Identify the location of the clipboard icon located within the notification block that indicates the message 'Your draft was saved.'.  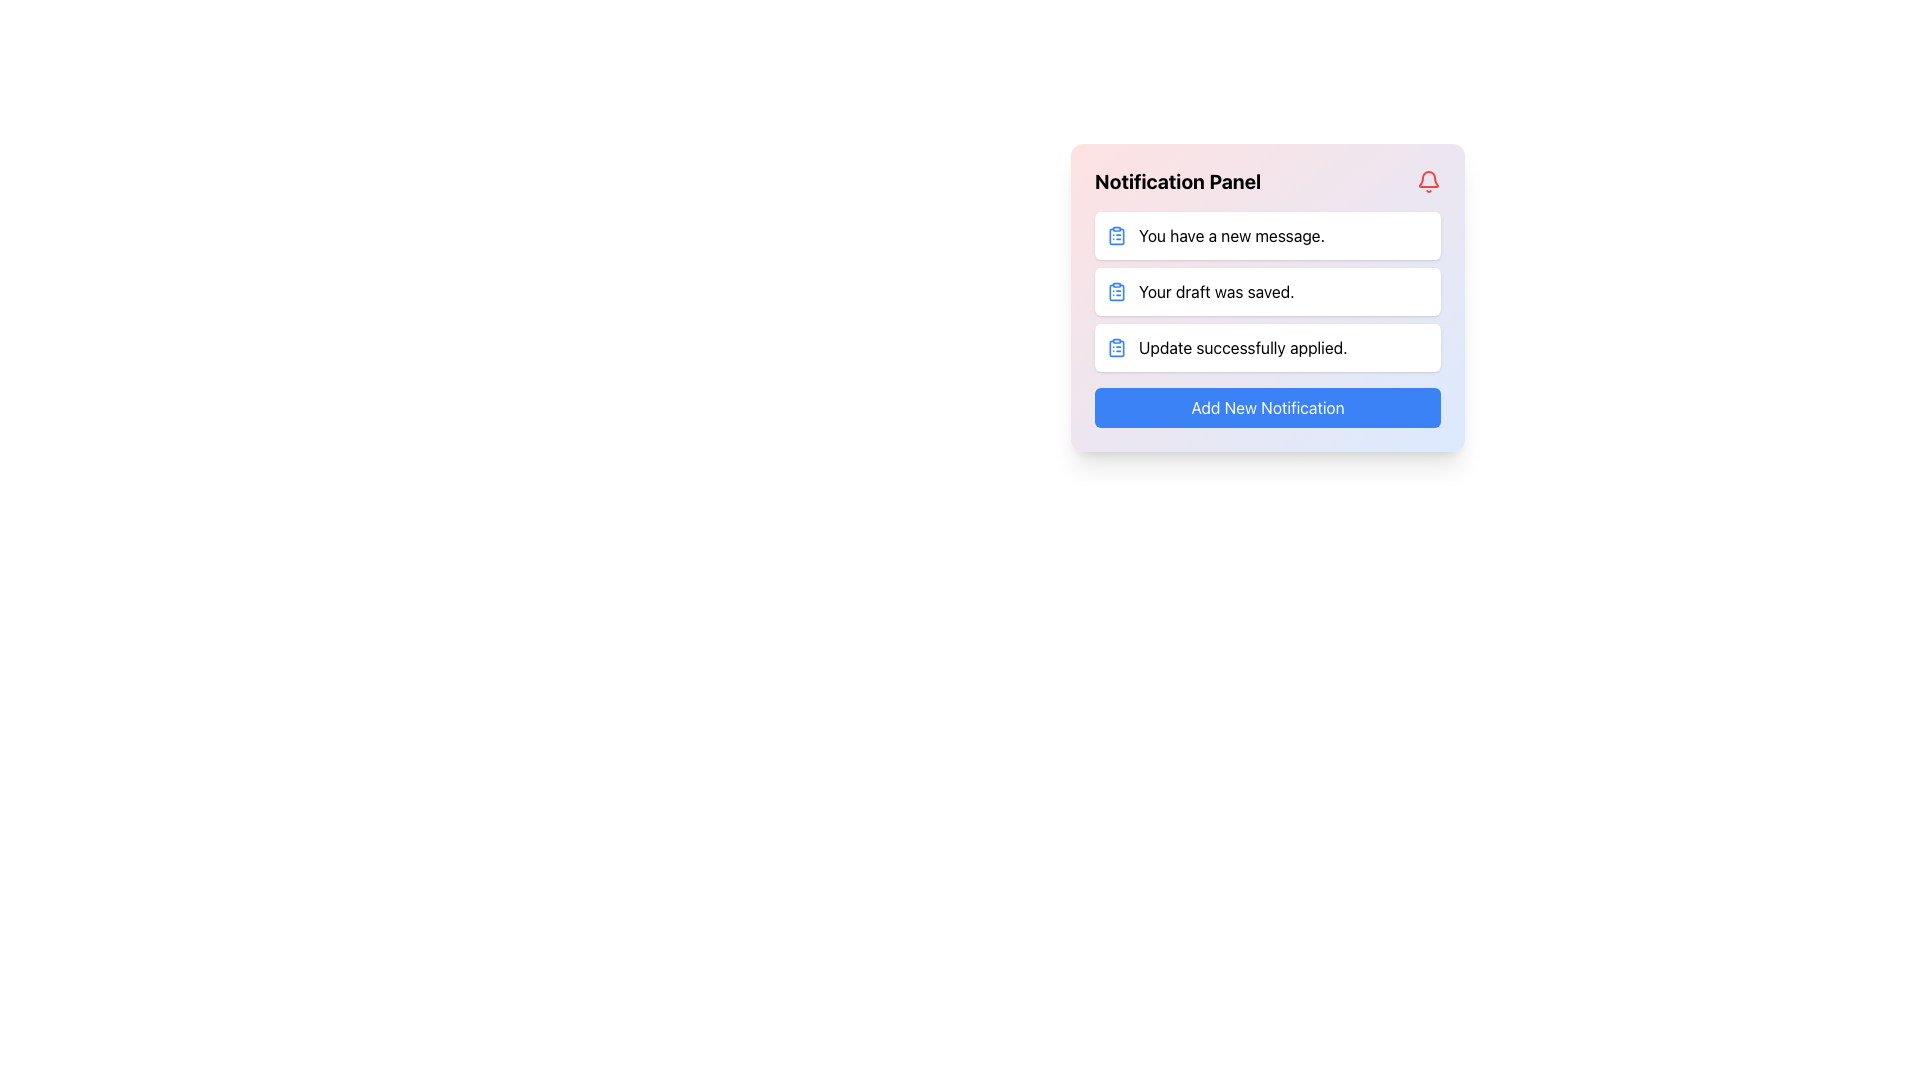
(1116, 292).